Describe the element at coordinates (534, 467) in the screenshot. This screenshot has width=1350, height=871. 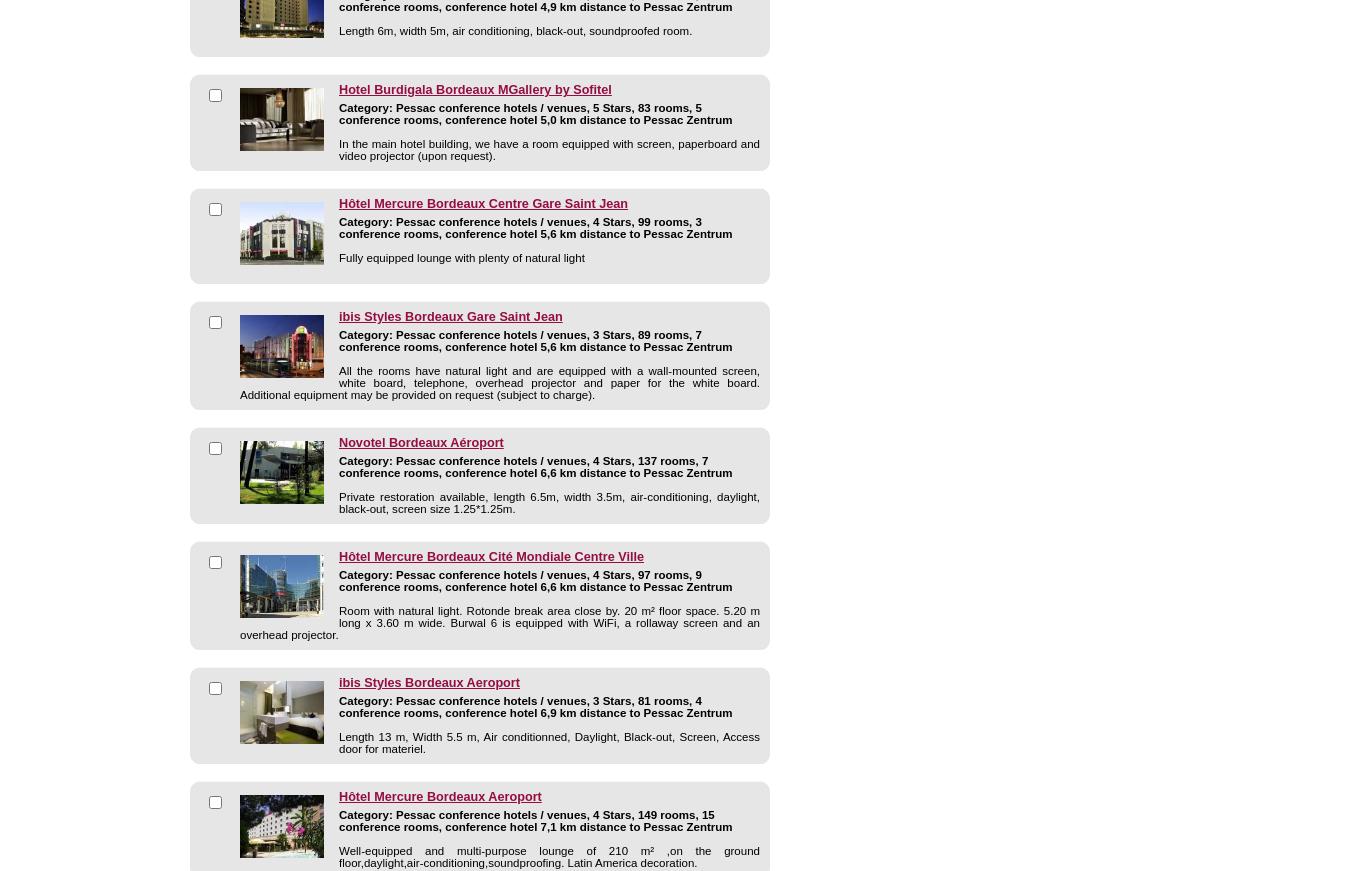
I see `'Category: Pessac conference hotels / venues, 4 Stars, 137 rooms, 7 conference rooms, conference hotel  6,6 km distance to Pessac Zentrum'` at that location.